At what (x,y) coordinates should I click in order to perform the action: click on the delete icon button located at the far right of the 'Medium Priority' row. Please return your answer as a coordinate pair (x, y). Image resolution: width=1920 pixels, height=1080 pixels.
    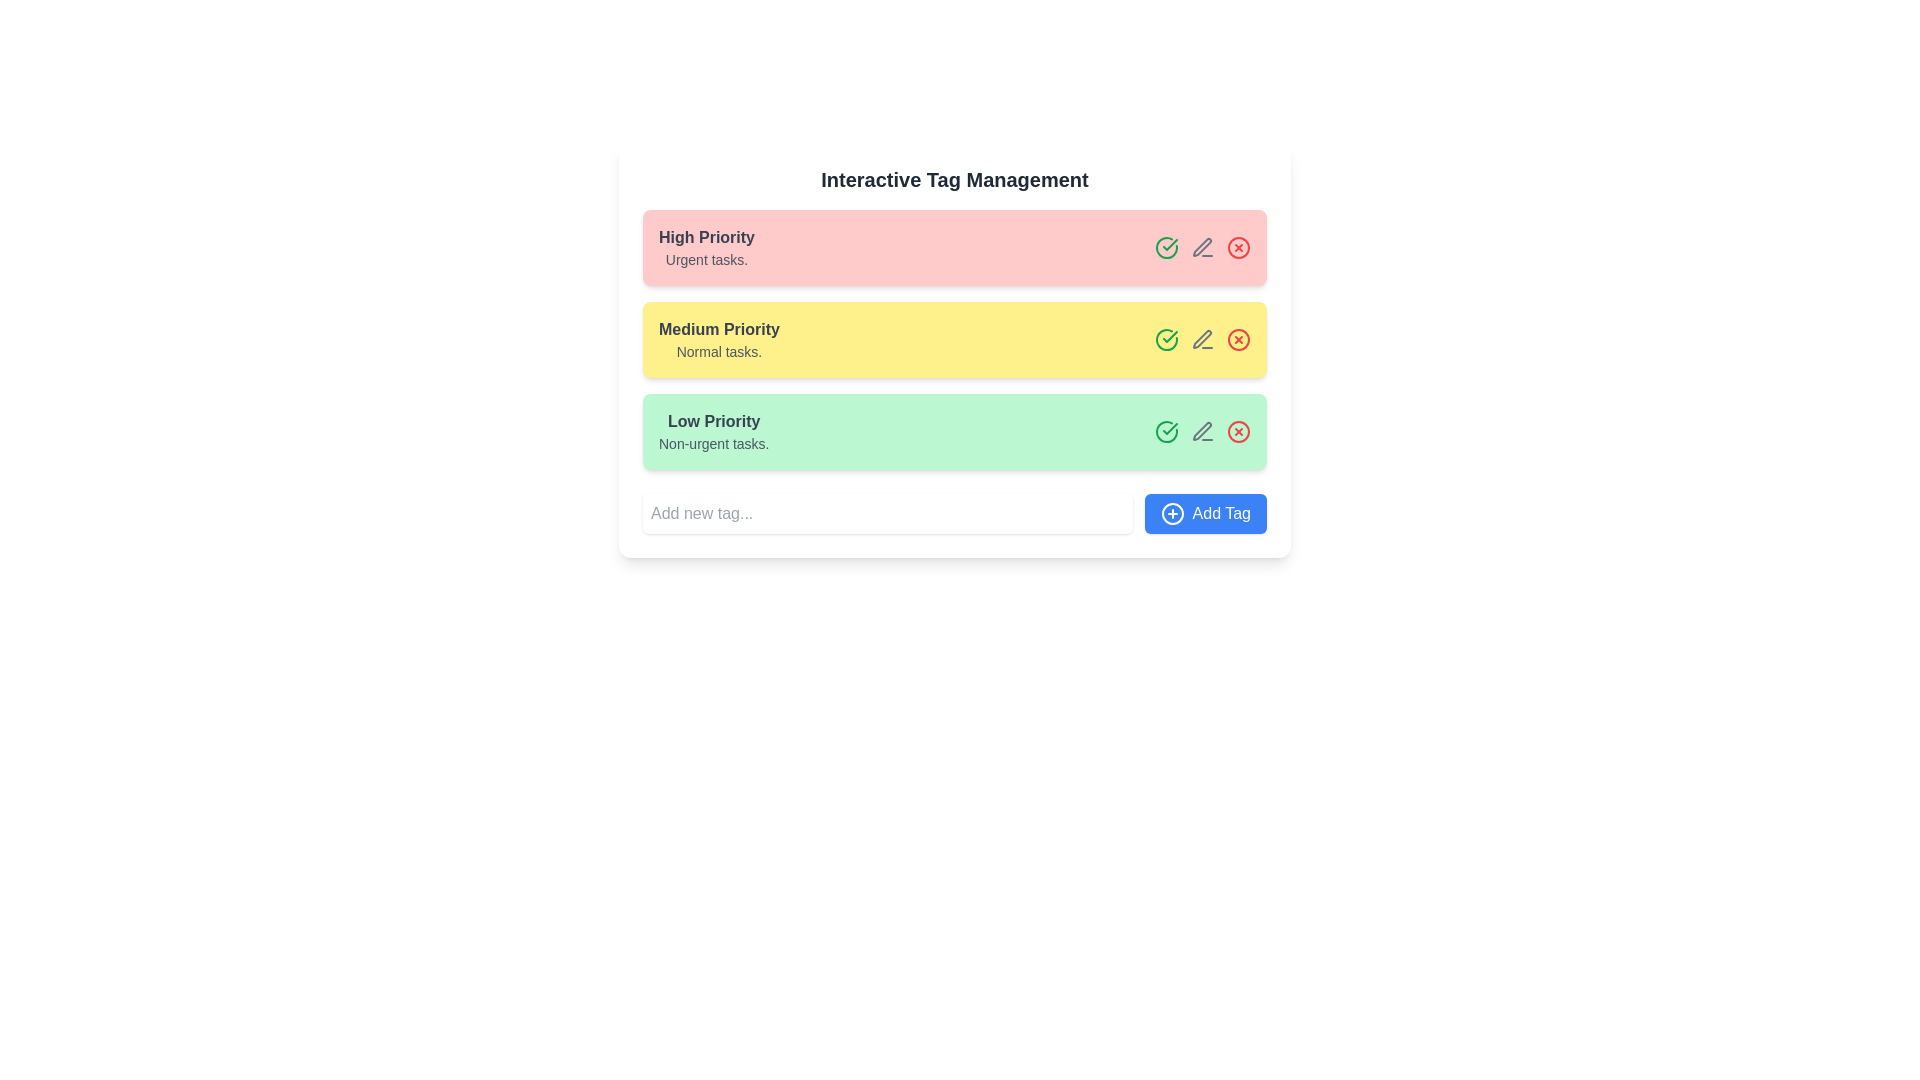
    Looking at the image, I should click on (1237, 338).